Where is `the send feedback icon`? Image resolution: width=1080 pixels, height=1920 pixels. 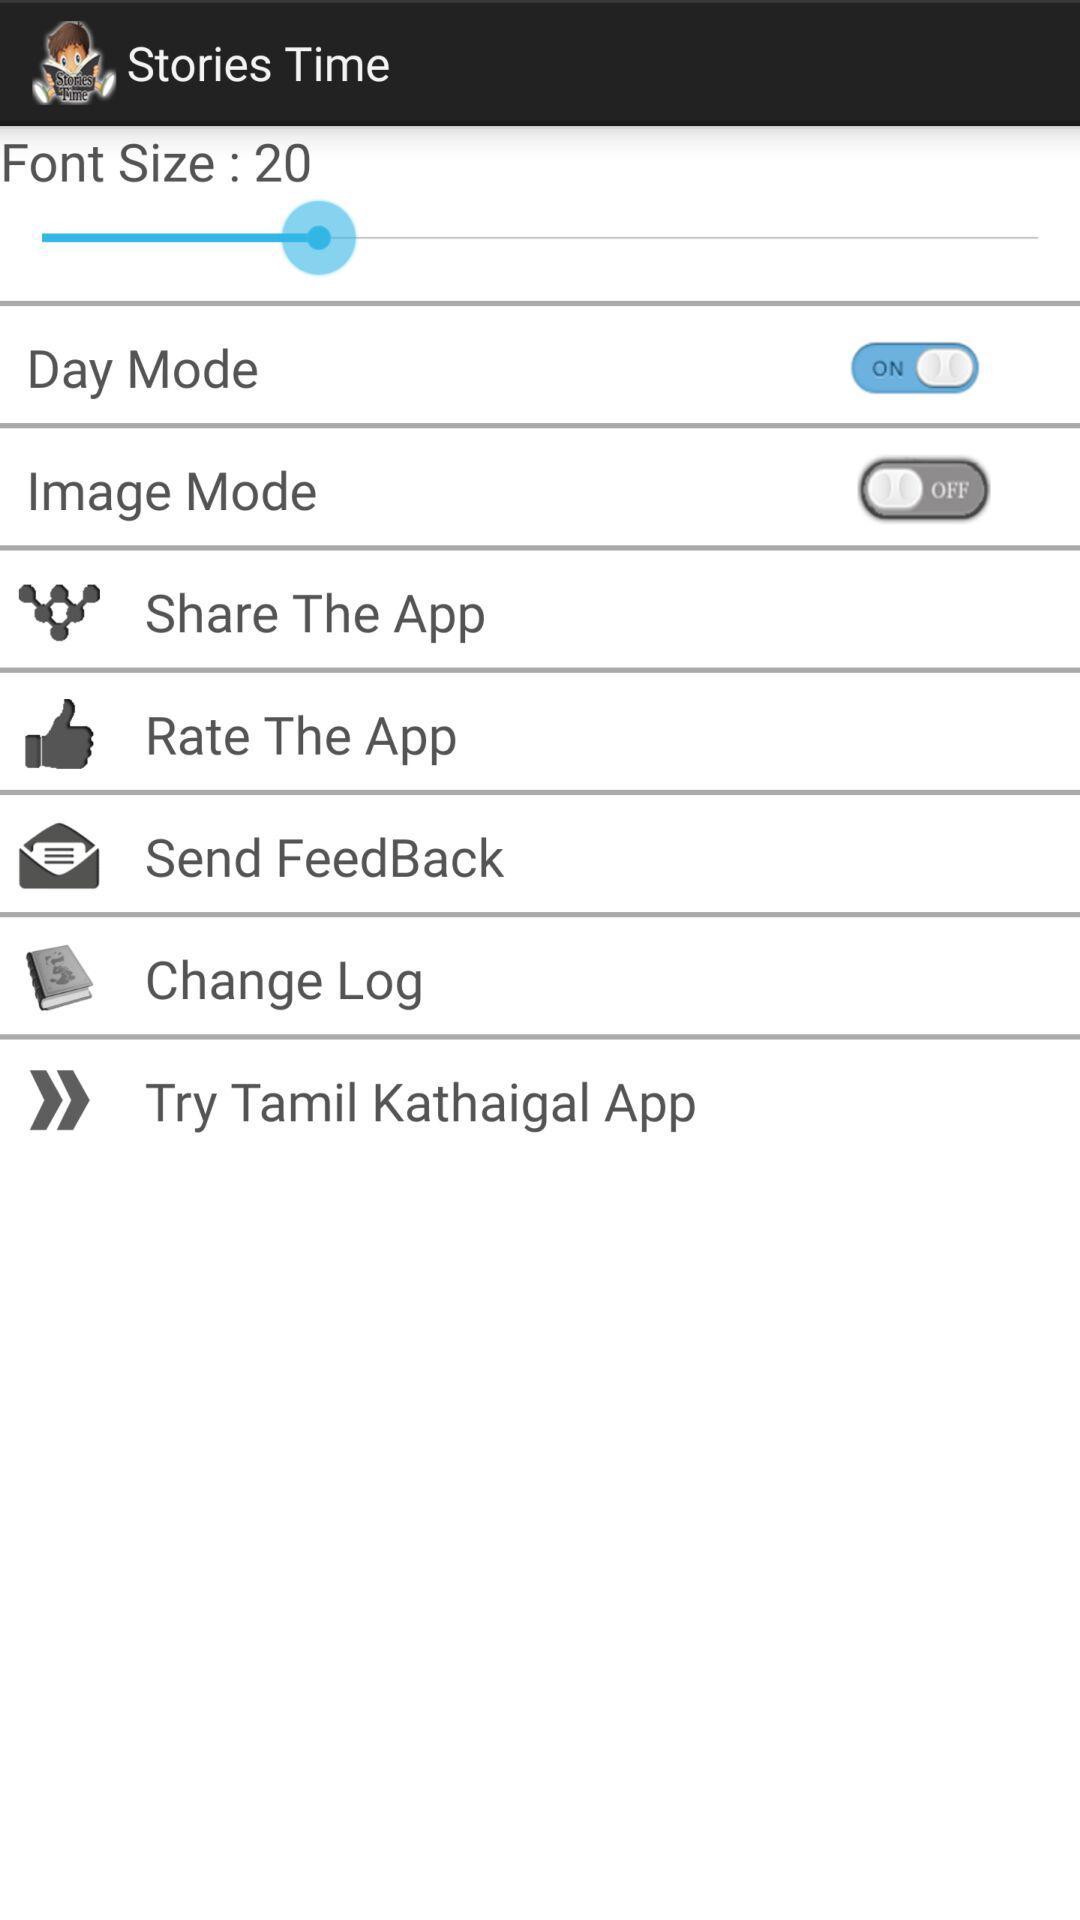
the send feedback icon is located at coordinates (311, 856).